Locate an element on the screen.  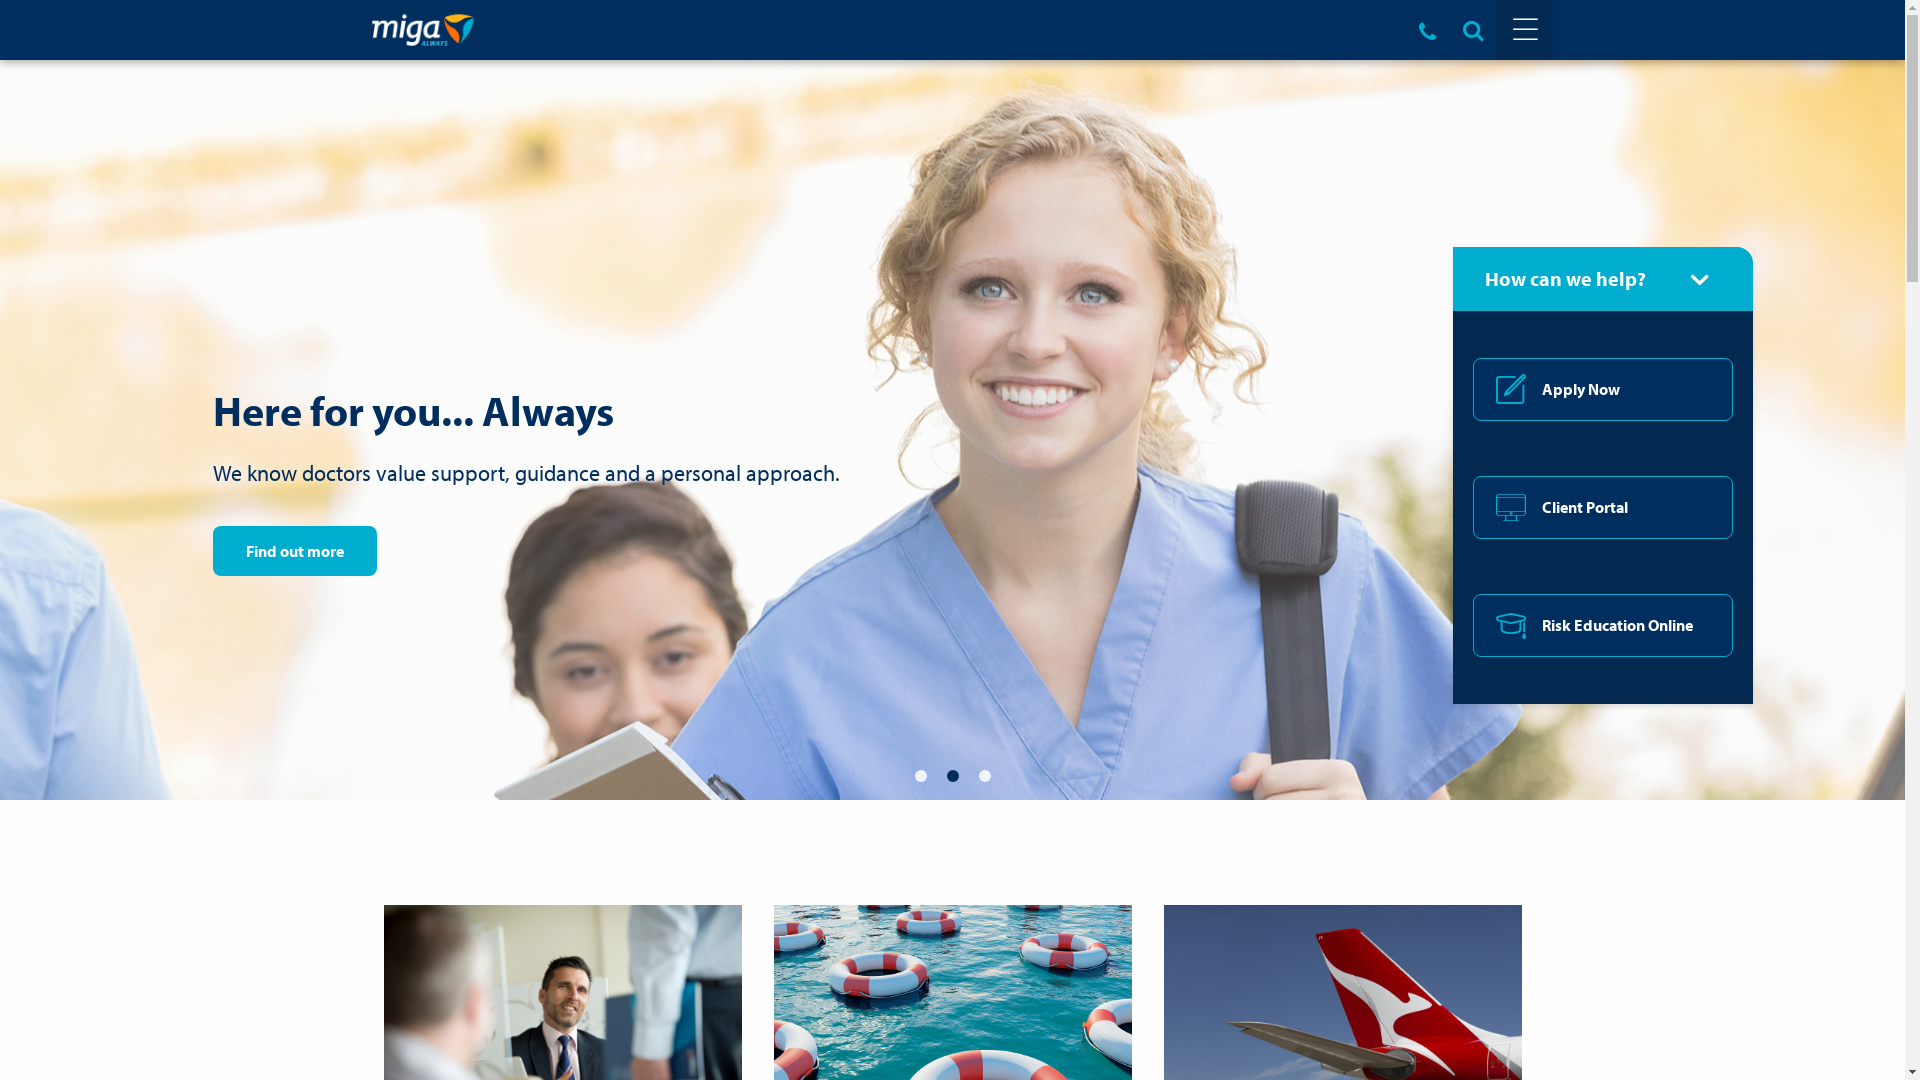
'Find out more' is located at coordinates (292, 551).